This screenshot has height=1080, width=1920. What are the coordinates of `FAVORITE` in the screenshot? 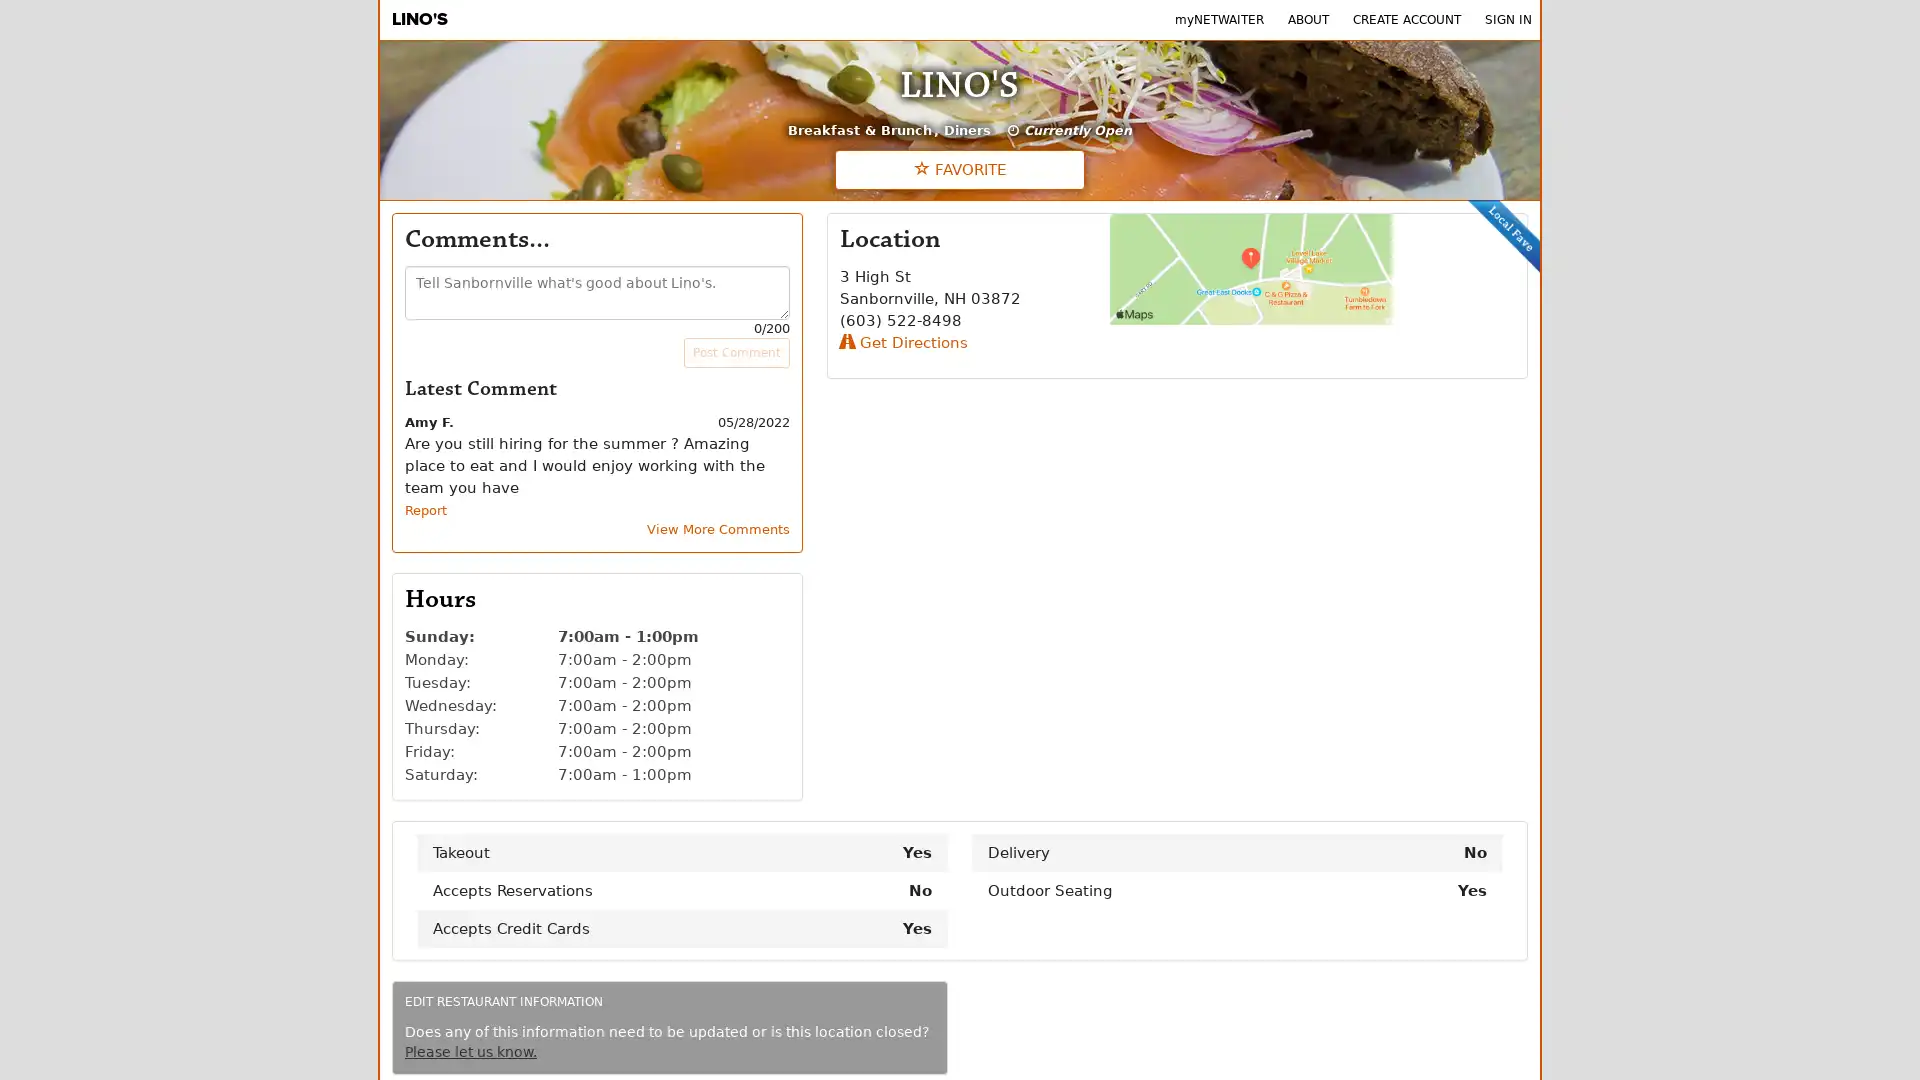 It's located at (960, 168).